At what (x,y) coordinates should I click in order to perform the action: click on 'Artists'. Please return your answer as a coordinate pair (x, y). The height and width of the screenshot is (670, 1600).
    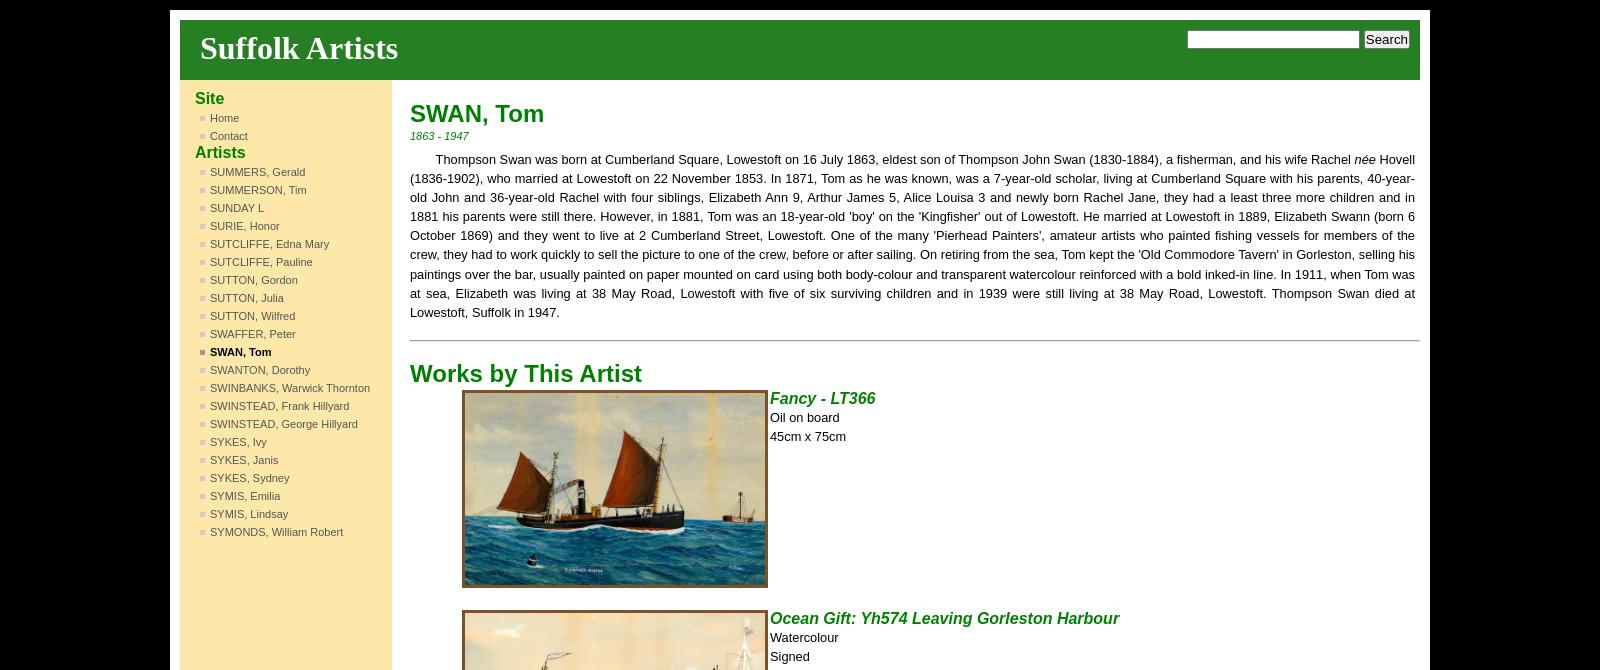
    Looking at the image, I should click on (220, 152).